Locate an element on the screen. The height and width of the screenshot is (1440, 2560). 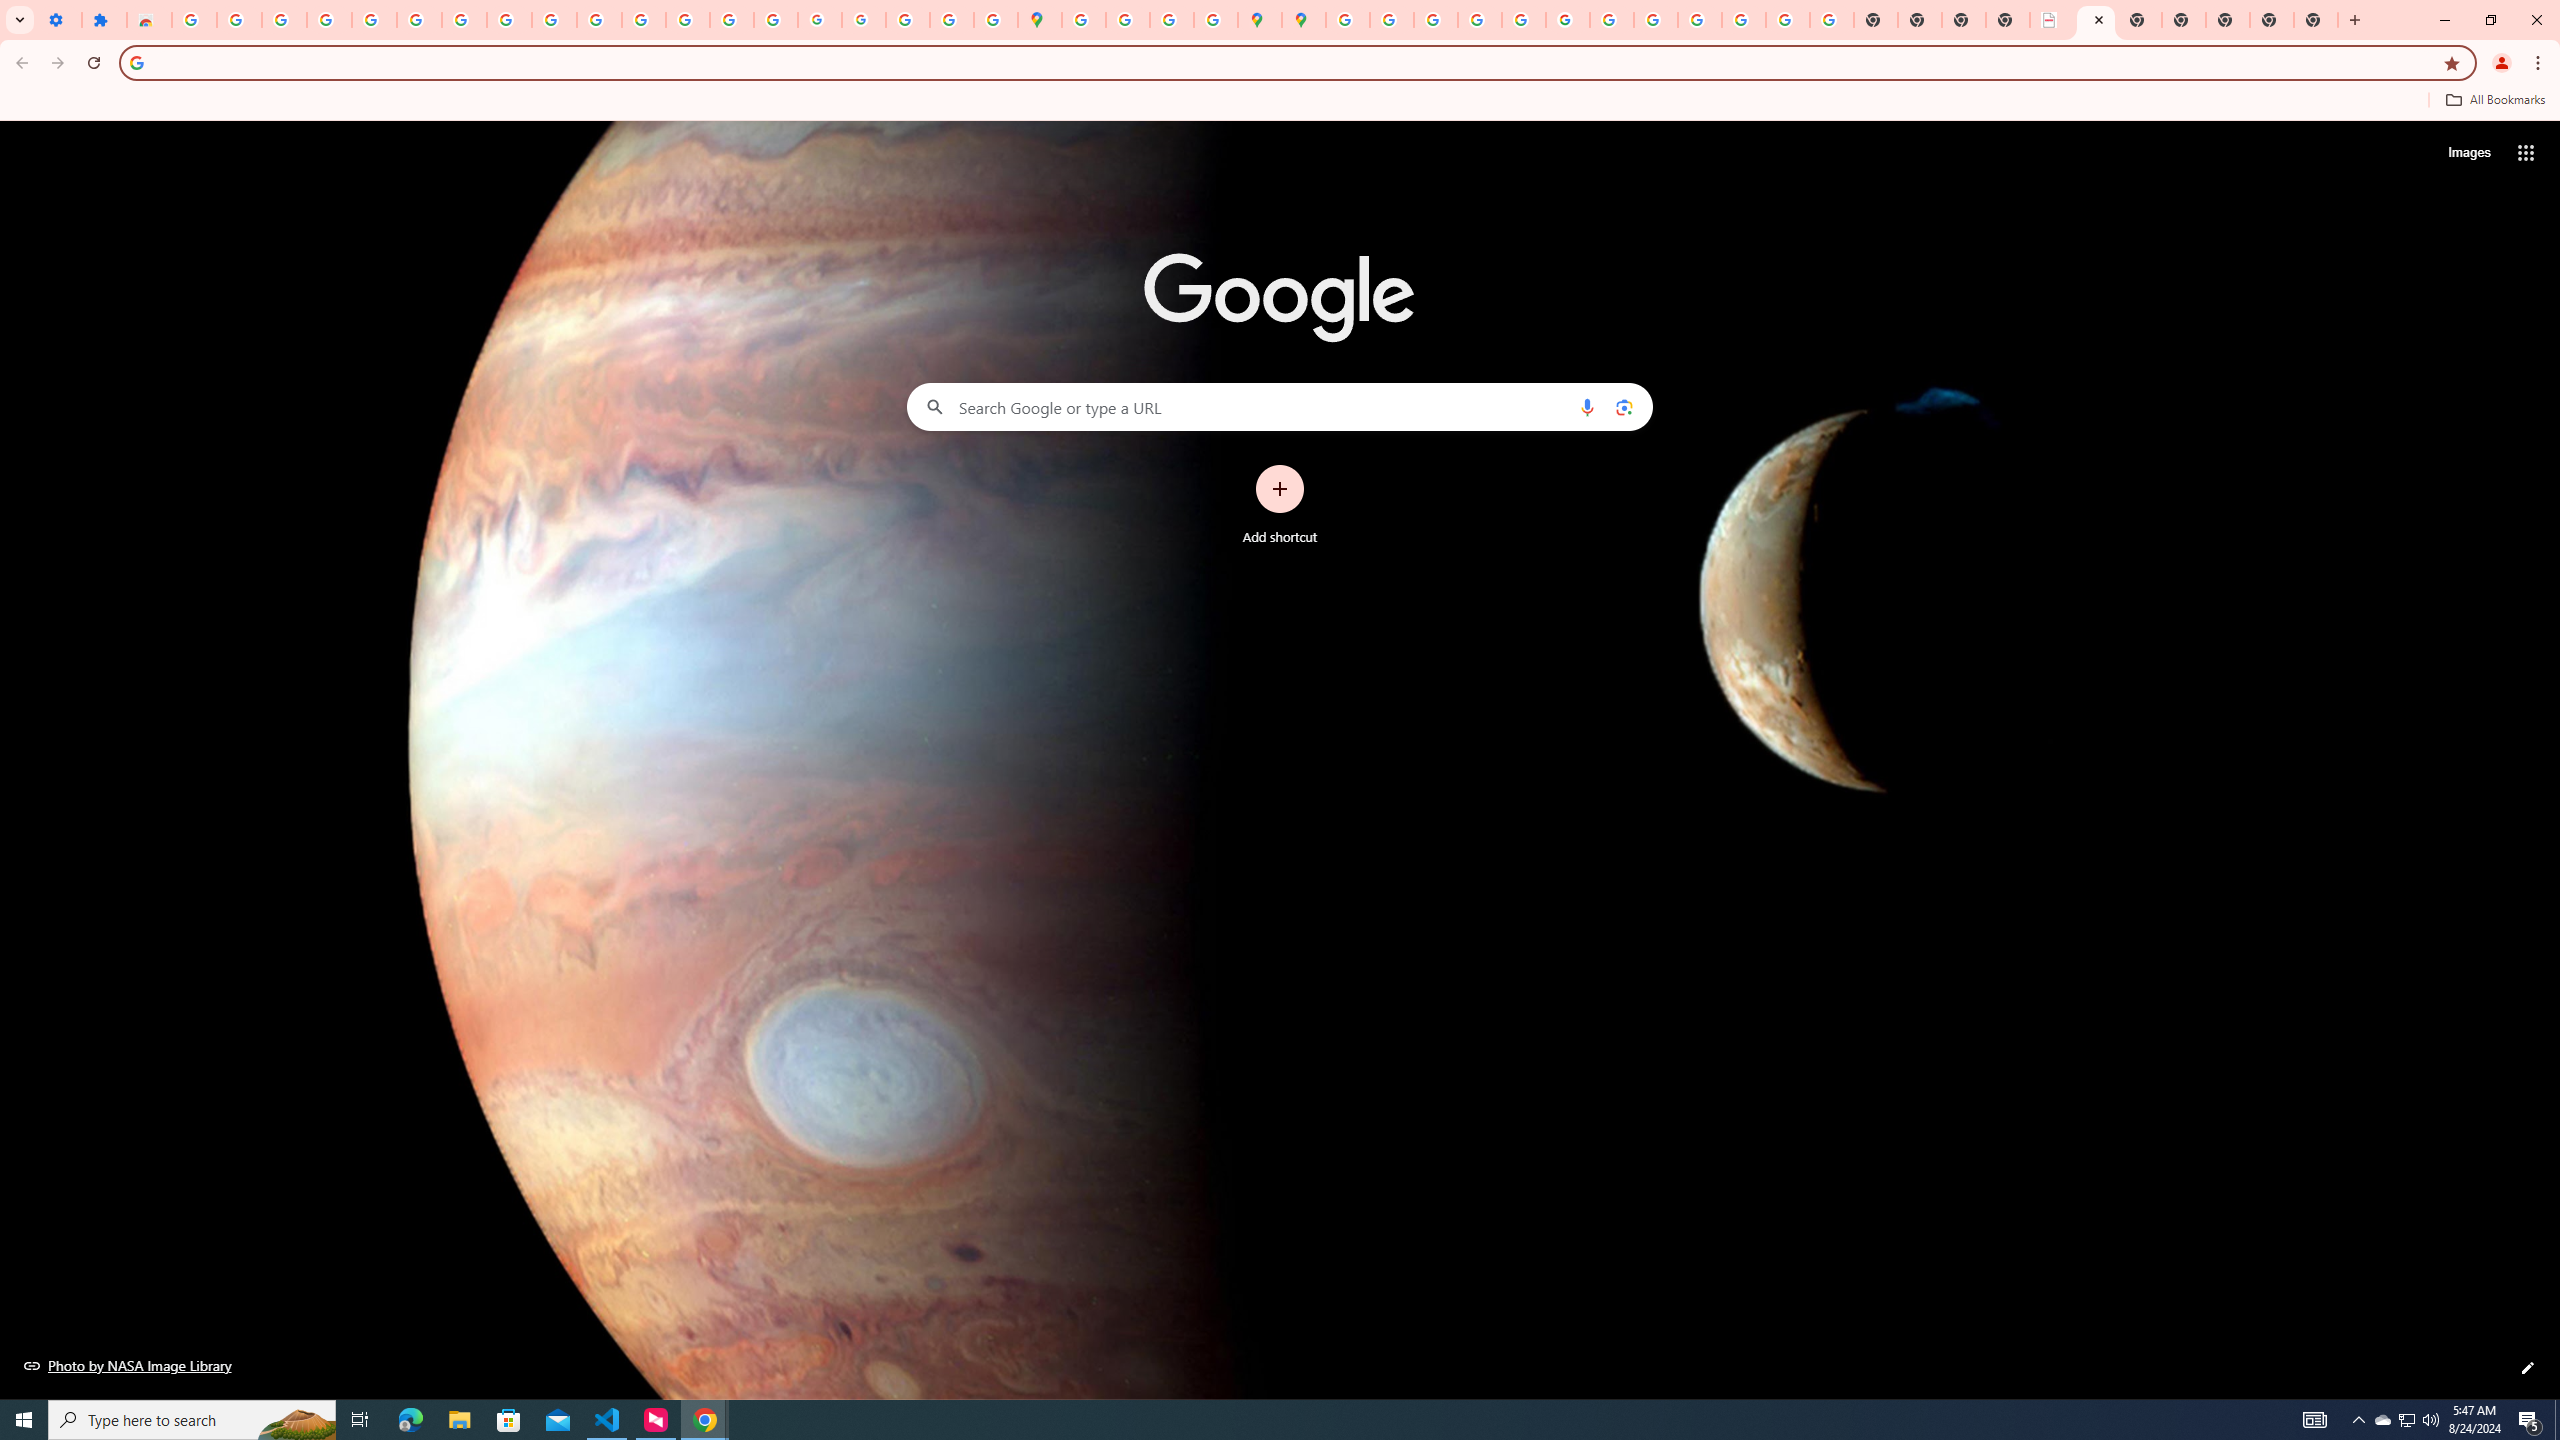
'Settings - On startup' is located at coordinates (60, 19).